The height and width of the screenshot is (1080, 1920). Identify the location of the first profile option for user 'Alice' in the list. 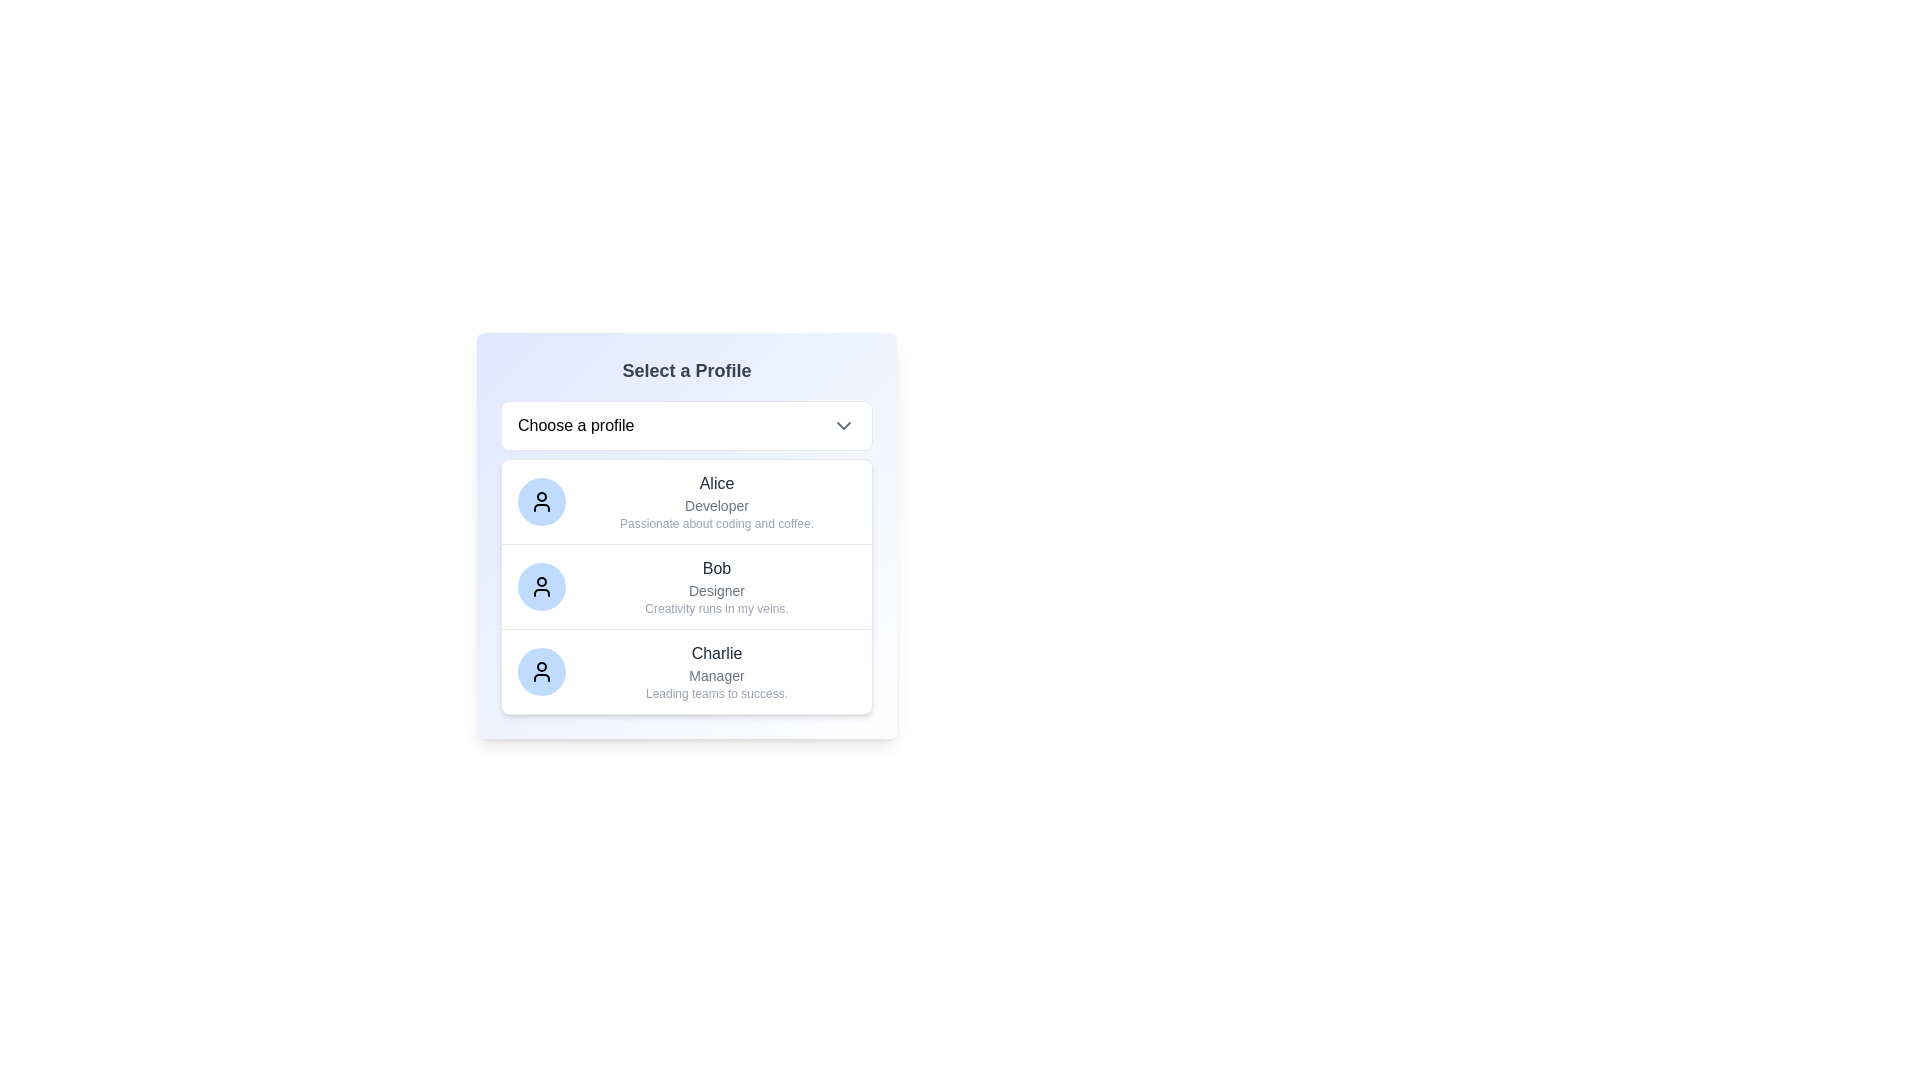
(686, 500).